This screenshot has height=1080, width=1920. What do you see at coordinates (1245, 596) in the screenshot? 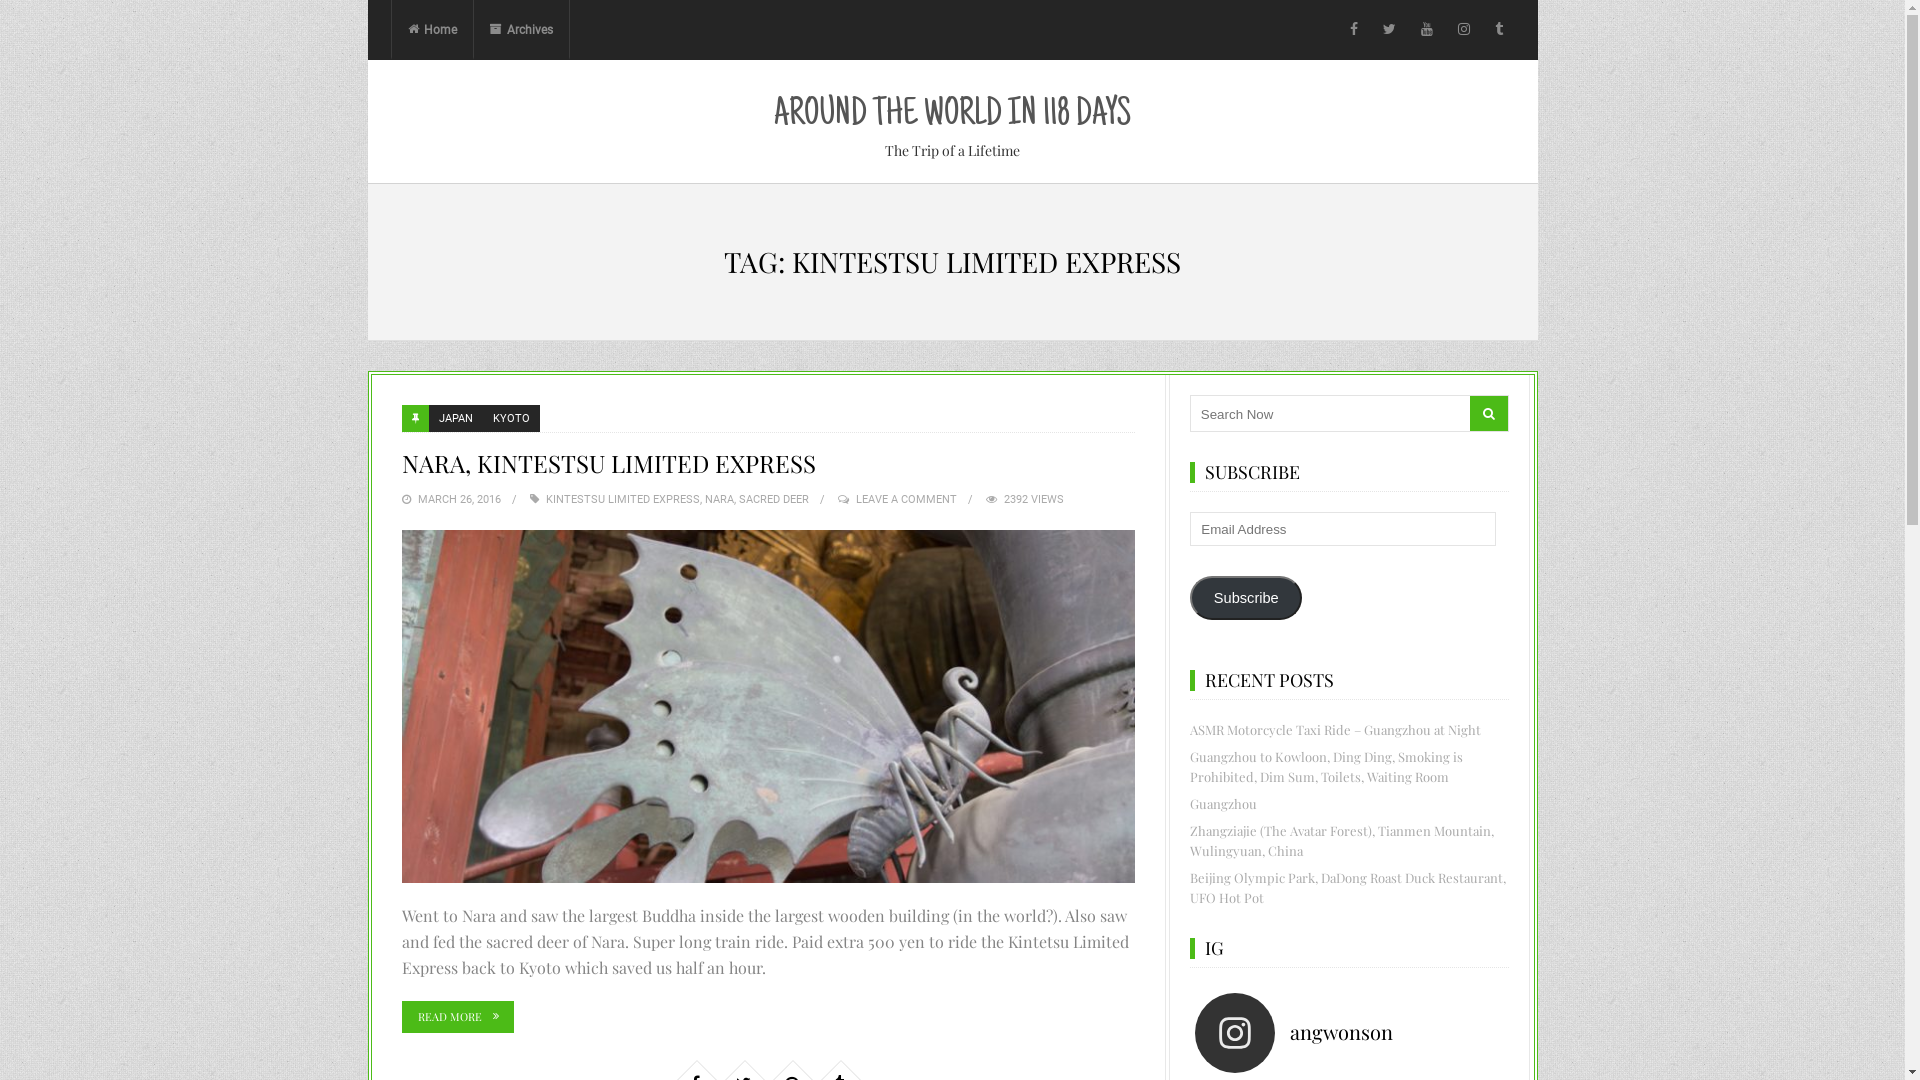
I see `'Subscribe'` at bounding box center [1245, 596].